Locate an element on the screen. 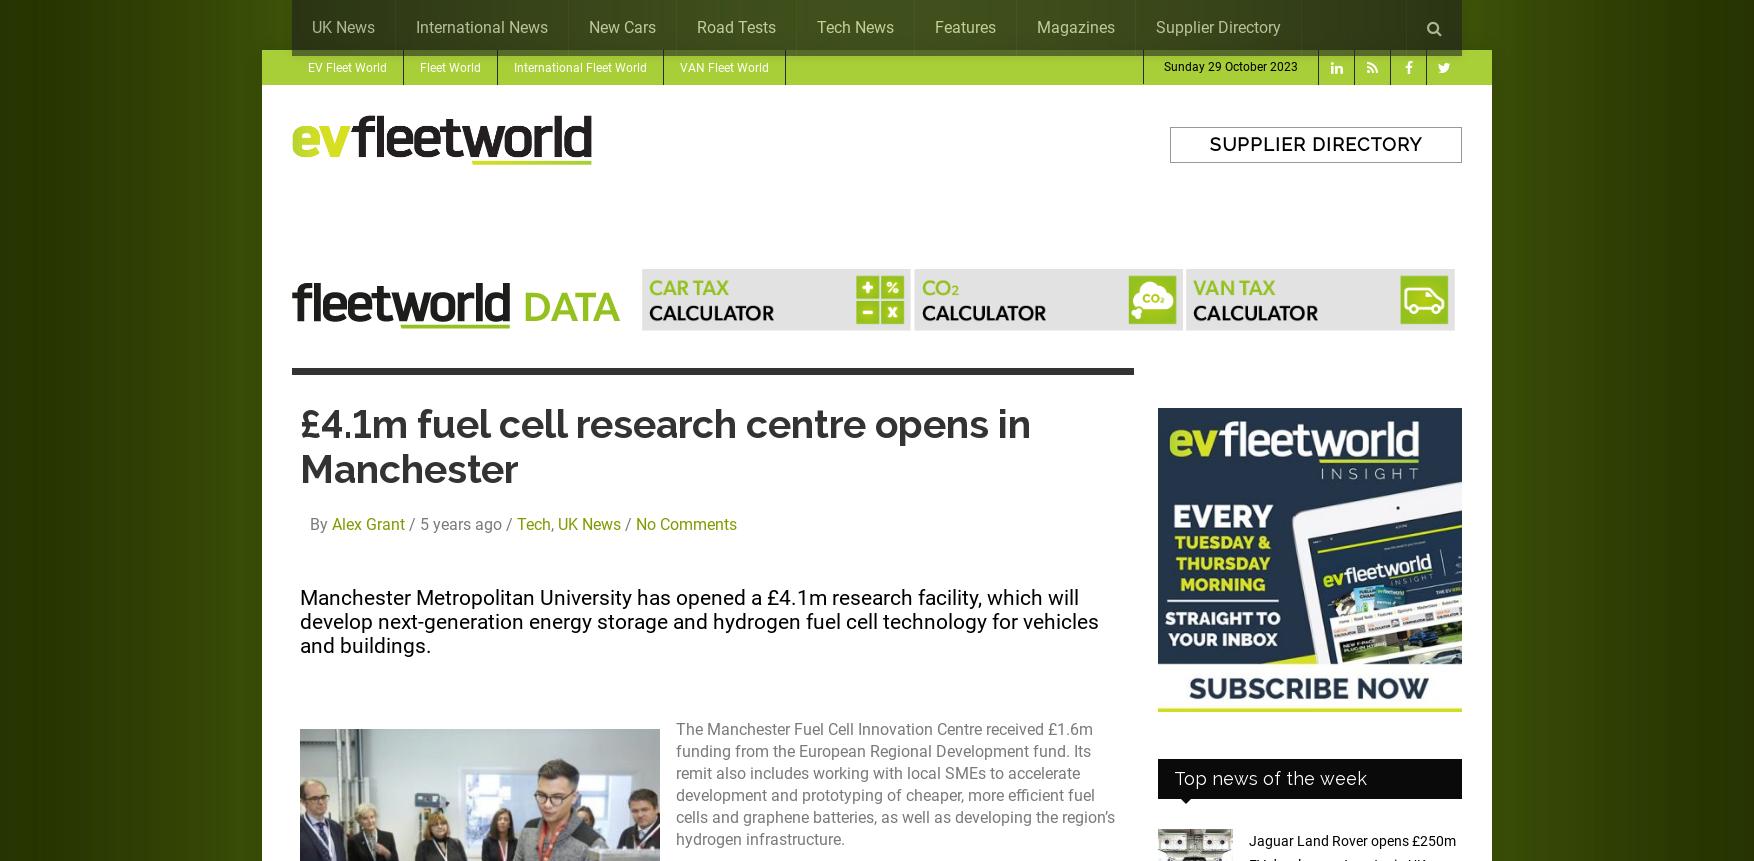 Image resolution: width=1754 pixels, height=861 pixels. '£4.1m fuel cell research centre opens in Manchester' is located at coordinates (664, 446).